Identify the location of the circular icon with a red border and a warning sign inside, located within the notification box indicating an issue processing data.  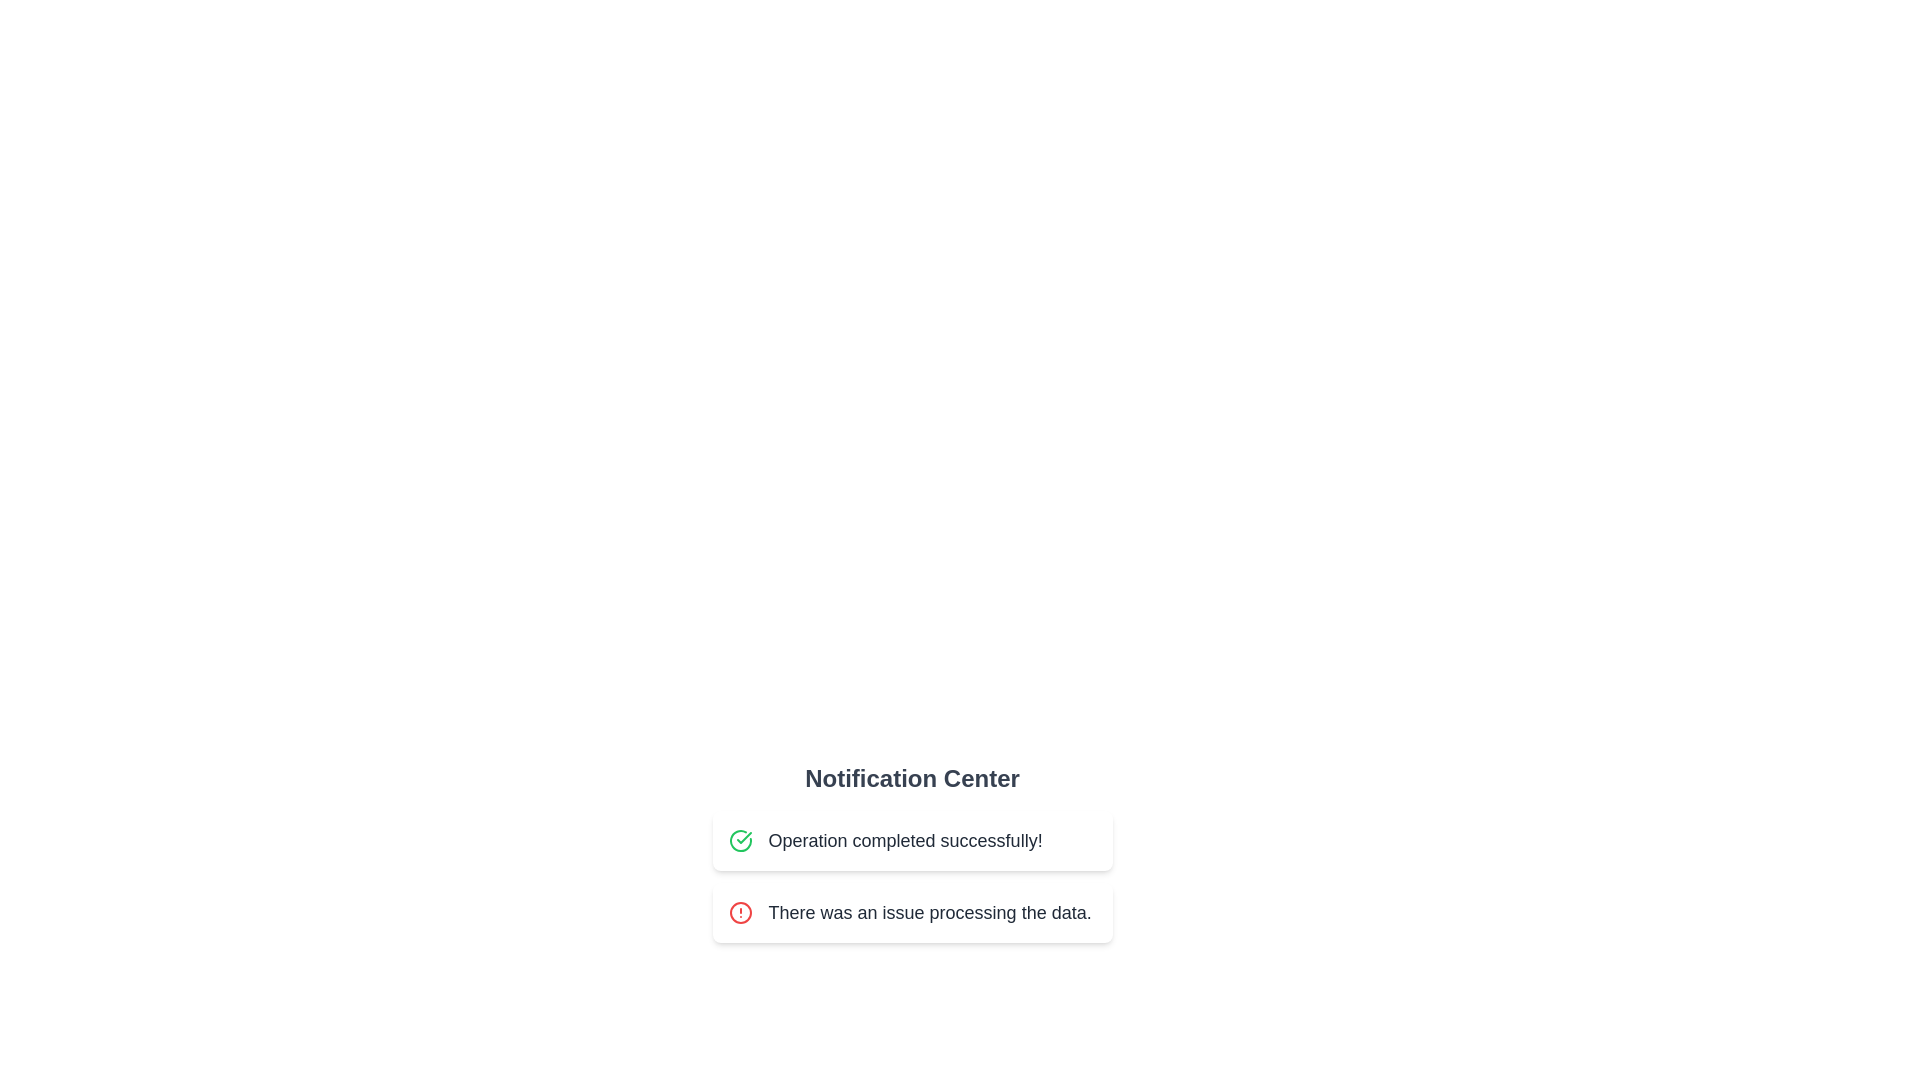
(739, 913).